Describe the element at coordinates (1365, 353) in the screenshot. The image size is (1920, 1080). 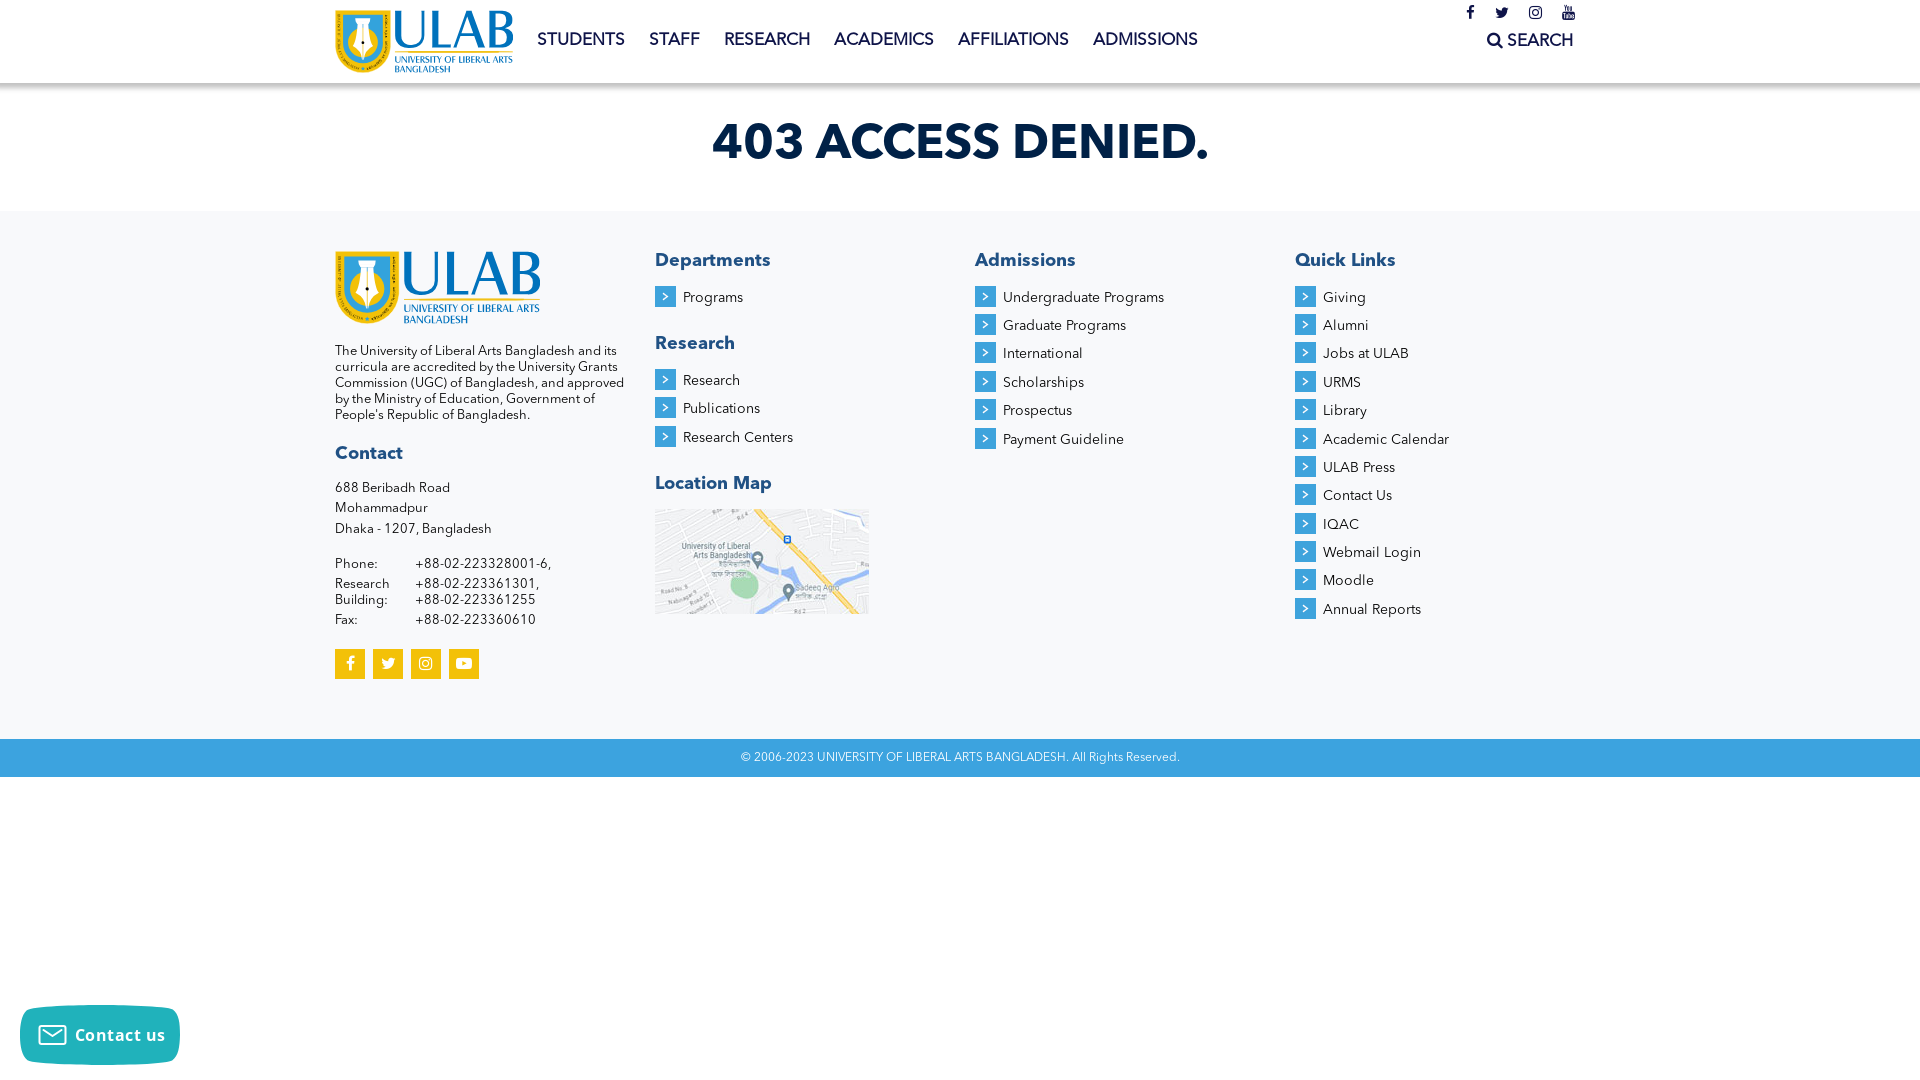
I see `'Jobs at ULAB'` at that location.